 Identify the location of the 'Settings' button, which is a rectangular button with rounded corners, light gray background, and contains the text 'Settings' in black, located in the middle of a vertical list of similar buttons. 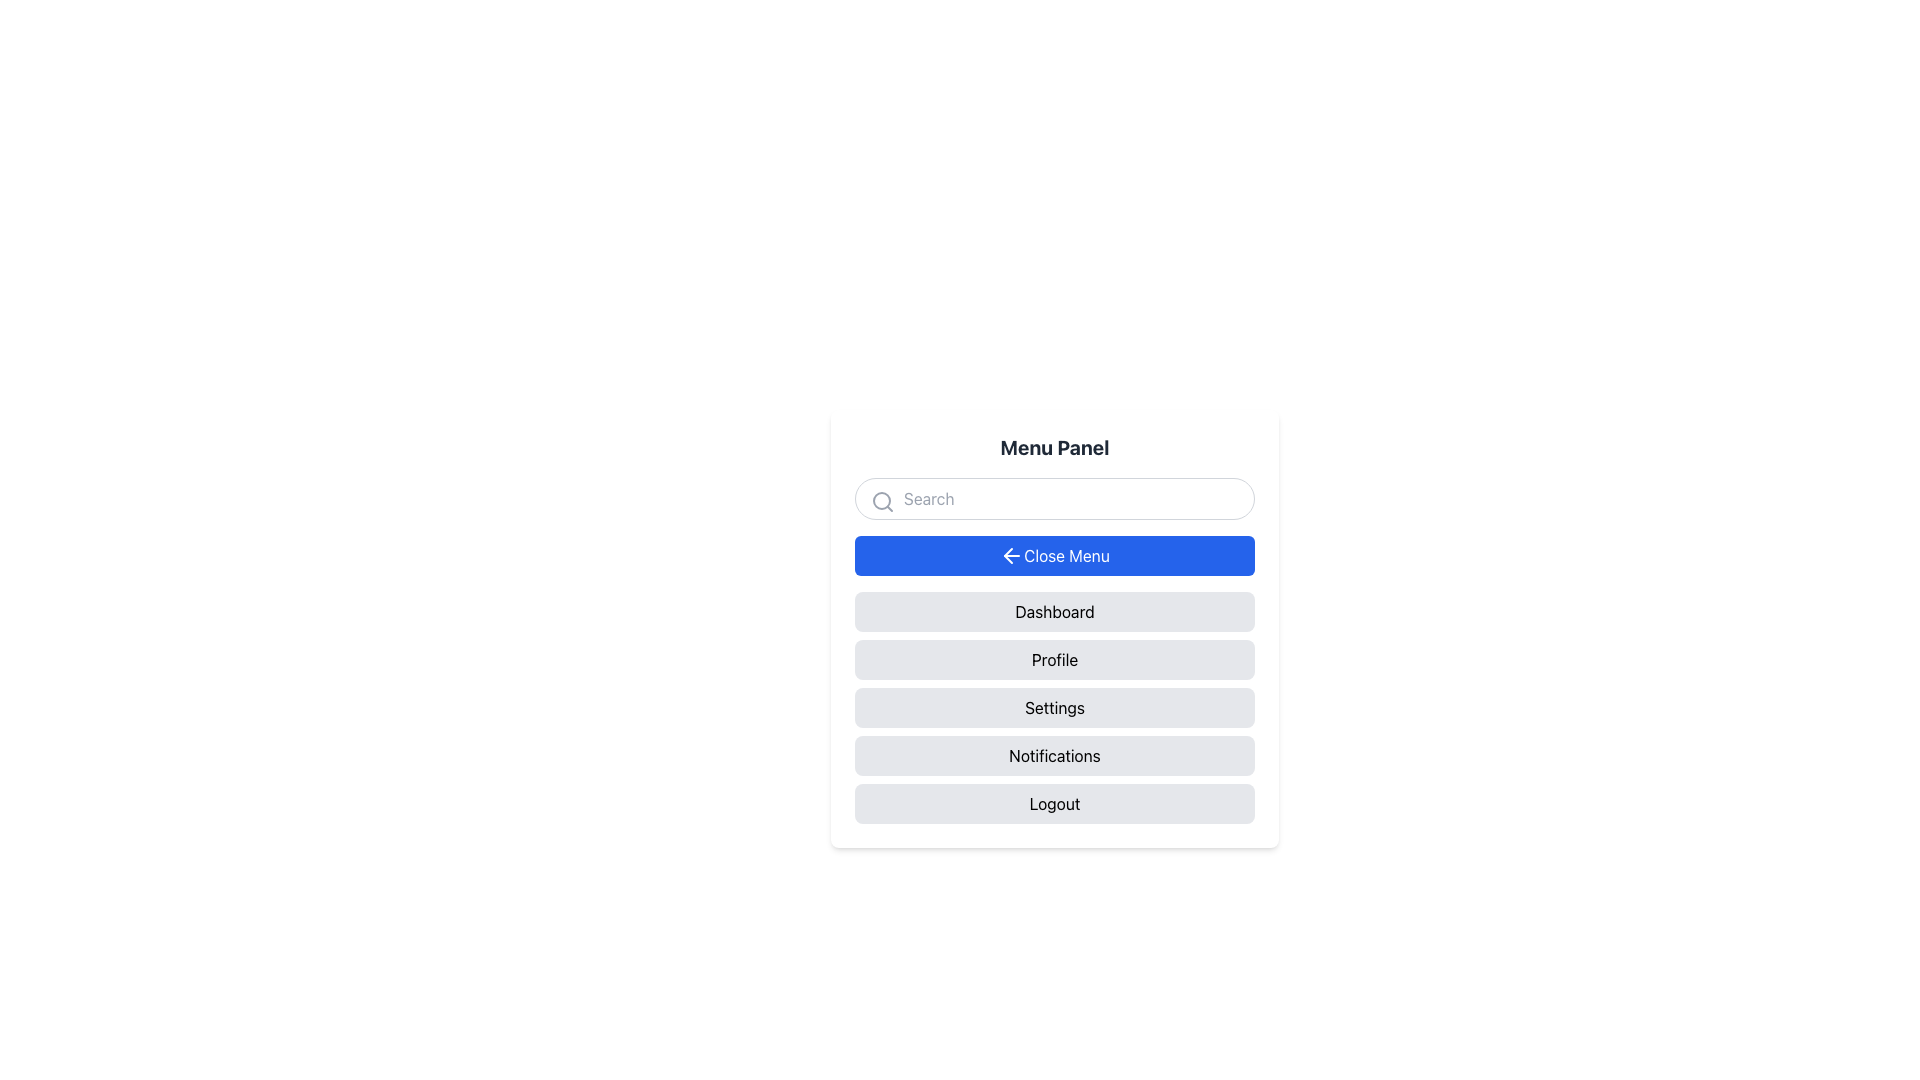
(1054, 707).